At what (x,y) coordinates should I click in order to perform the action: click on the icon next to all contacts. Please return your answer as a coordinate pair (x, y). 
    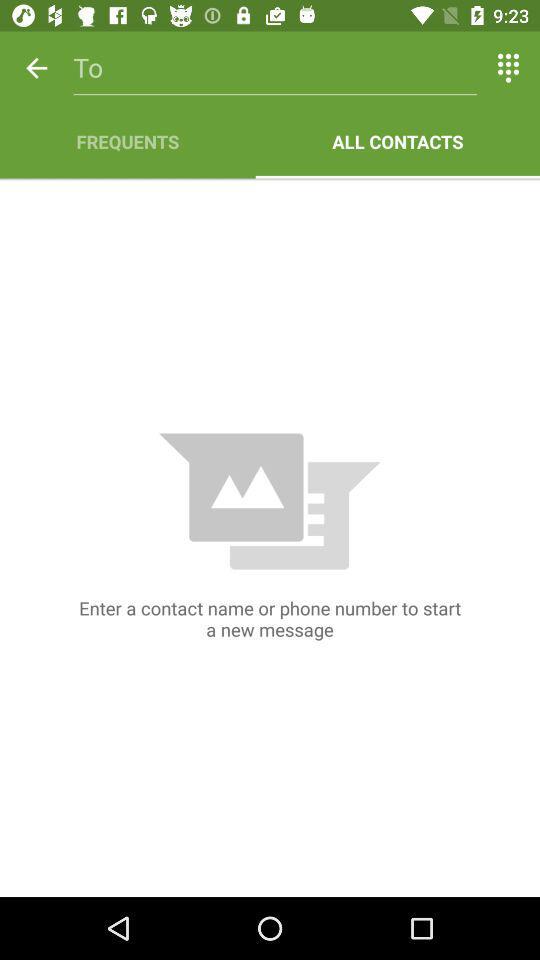
    Looking at the image, I should click on (127, 140).